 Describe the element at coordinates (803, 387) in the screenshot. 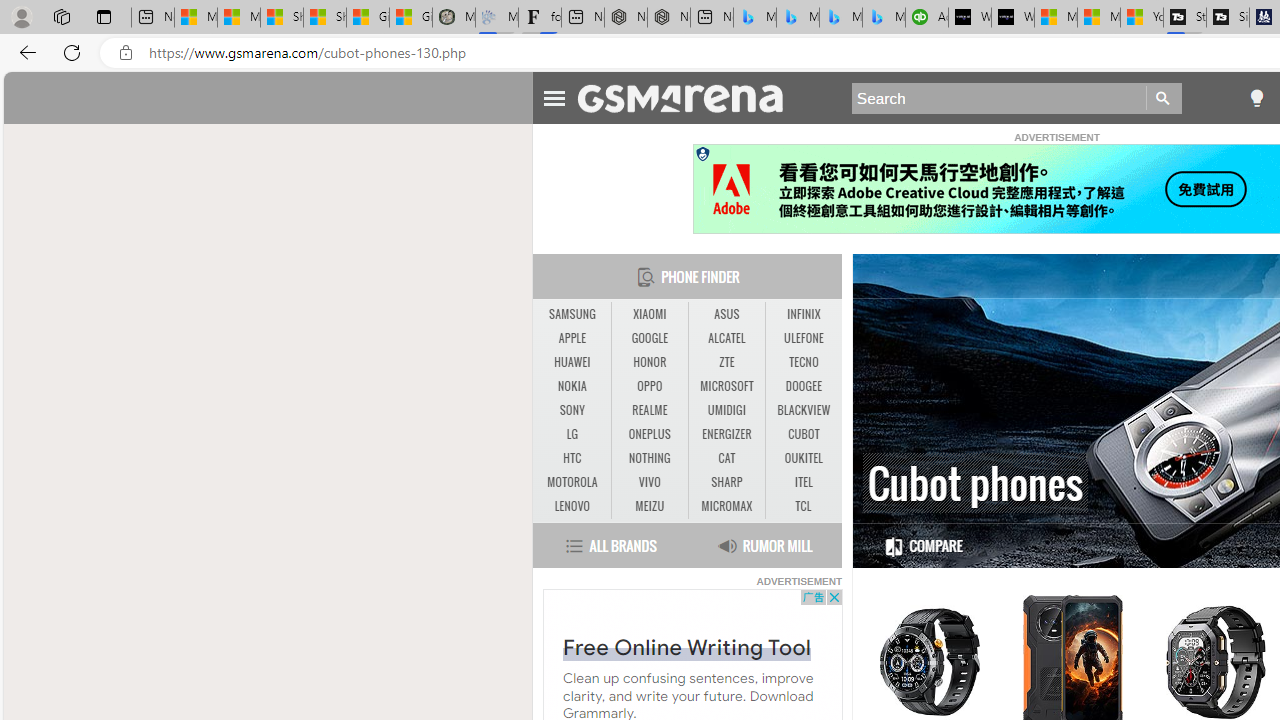

I see `'DOOGEE'` at that location.